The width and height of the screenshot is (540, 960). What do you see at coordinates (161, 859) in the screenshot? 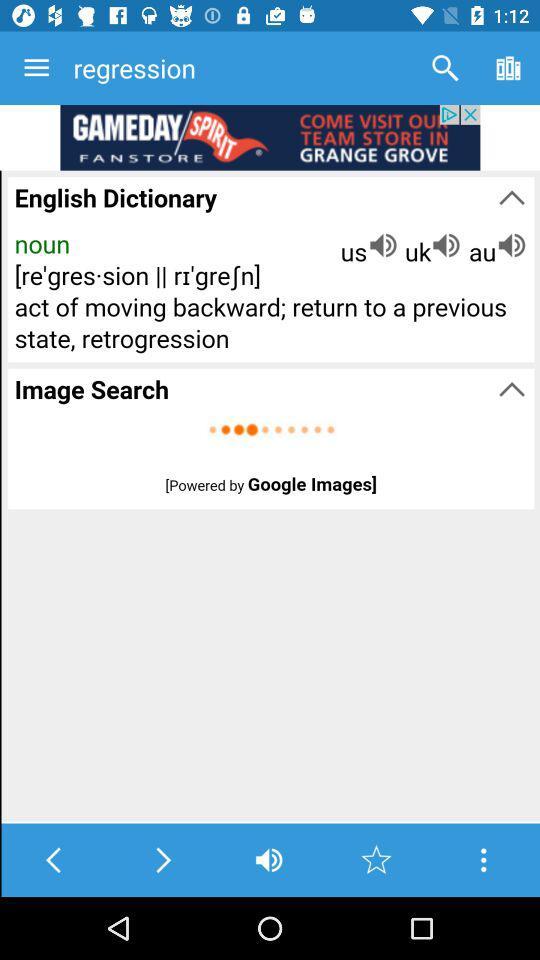
I see `go forward` at bounding box center [161, 859].